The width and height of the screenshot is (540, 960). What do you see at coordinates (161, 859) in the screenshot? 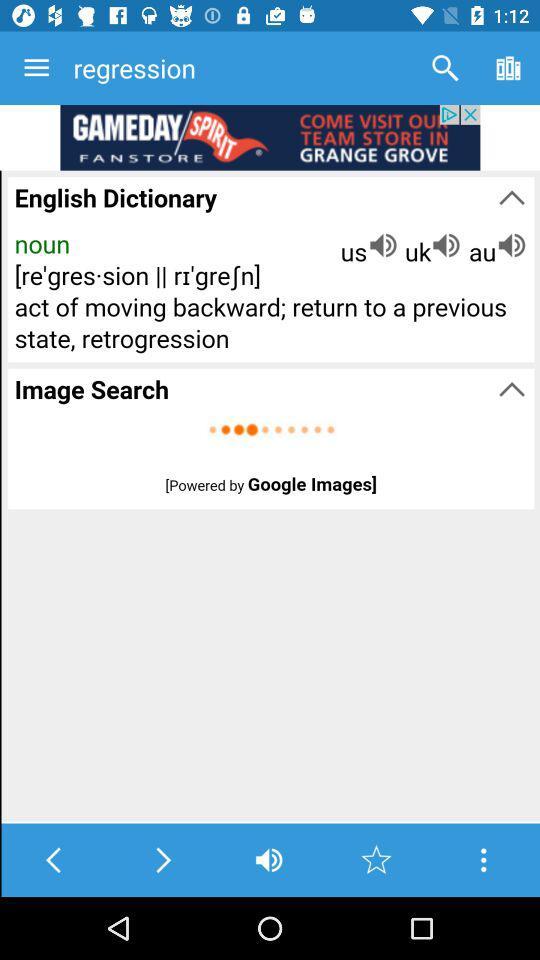
I see `go forward` at bounding box center [161, 859].